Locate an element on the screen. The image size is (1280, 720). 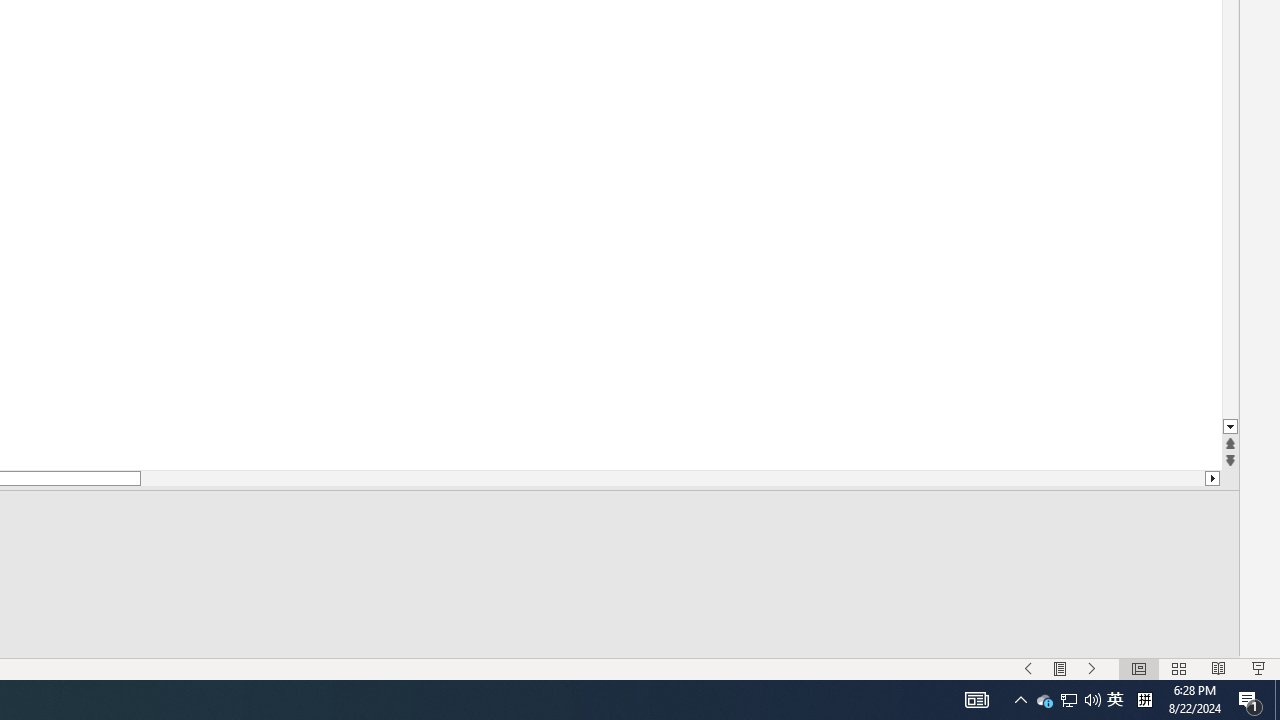
'Menu On' is located at coordinates (1059, 669).